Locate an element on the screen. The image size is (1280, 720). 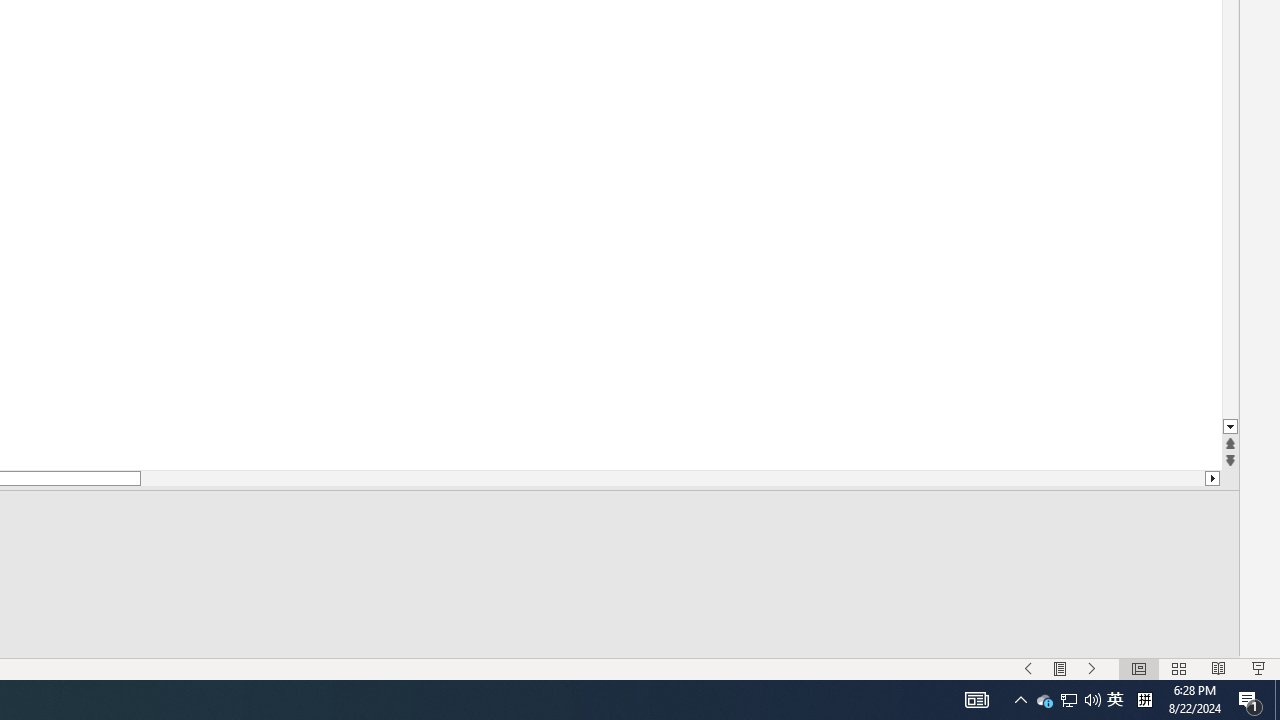
'Menu On' is located at coordinates (1059, 669).